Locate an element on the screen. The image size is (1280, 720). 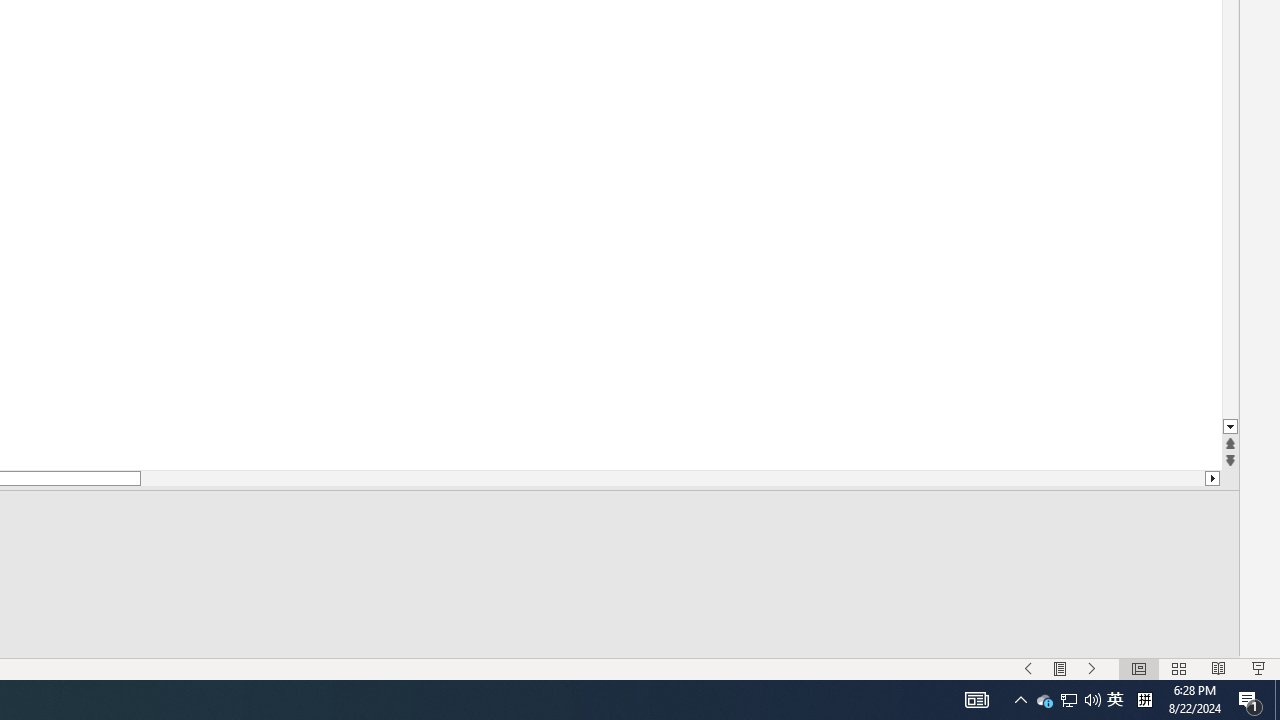
'Menu On' is located at coordinates (1059, 669).